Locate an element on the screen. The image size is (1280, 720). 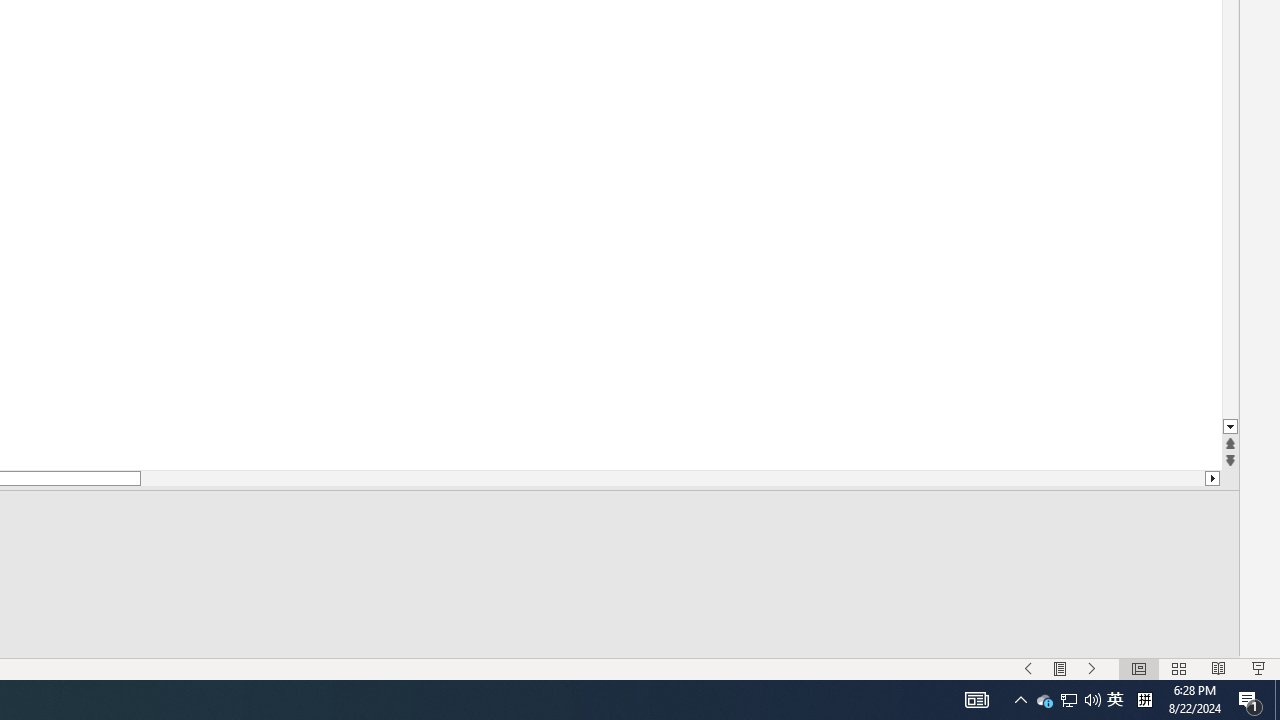
'Menu On' is located at coordinates (1059, 669).